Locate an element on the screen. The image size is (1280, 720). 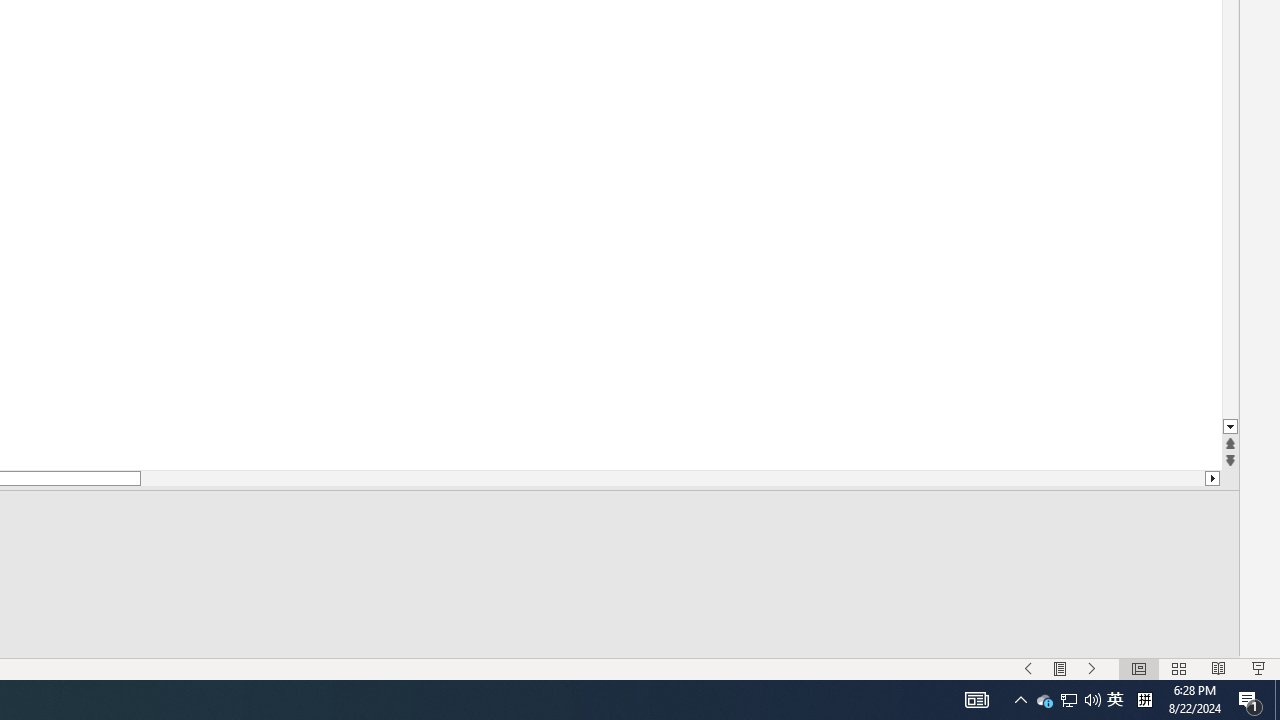
'Menu On' is located at coordinates (1059, 669).